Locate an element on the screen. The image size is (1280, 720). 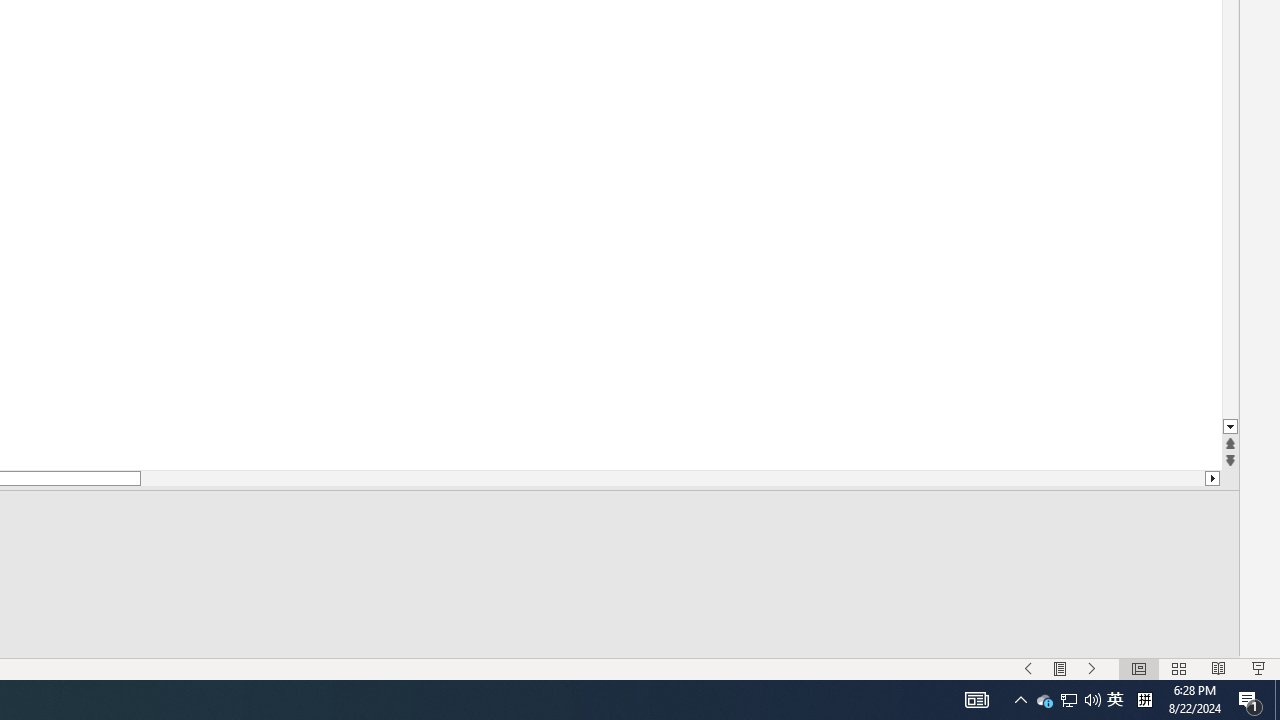
'Menu On' is located at coordinates (1059, 669).